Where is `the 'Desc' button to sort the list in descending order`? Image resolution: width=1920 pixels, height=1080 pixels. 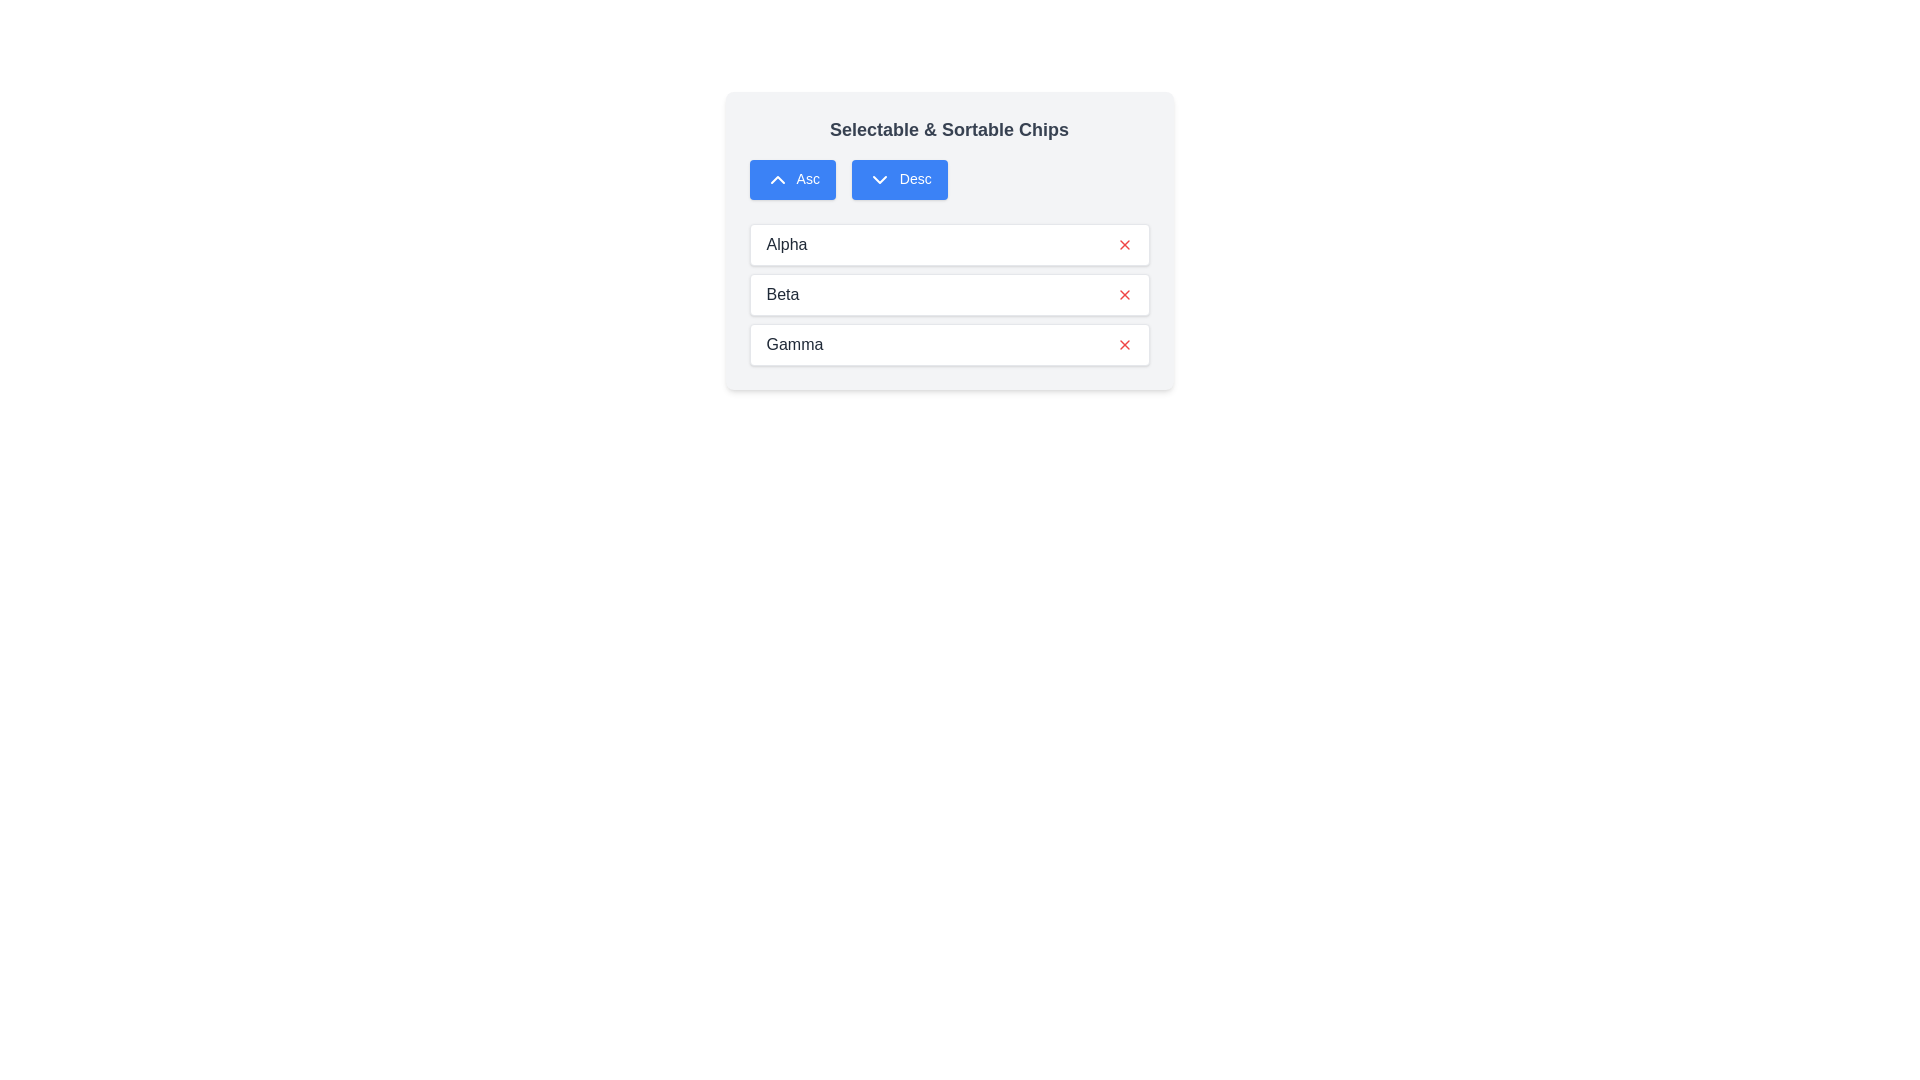 the 'Desc' button to sort the list in descending order is located at coordinates (898, 180).